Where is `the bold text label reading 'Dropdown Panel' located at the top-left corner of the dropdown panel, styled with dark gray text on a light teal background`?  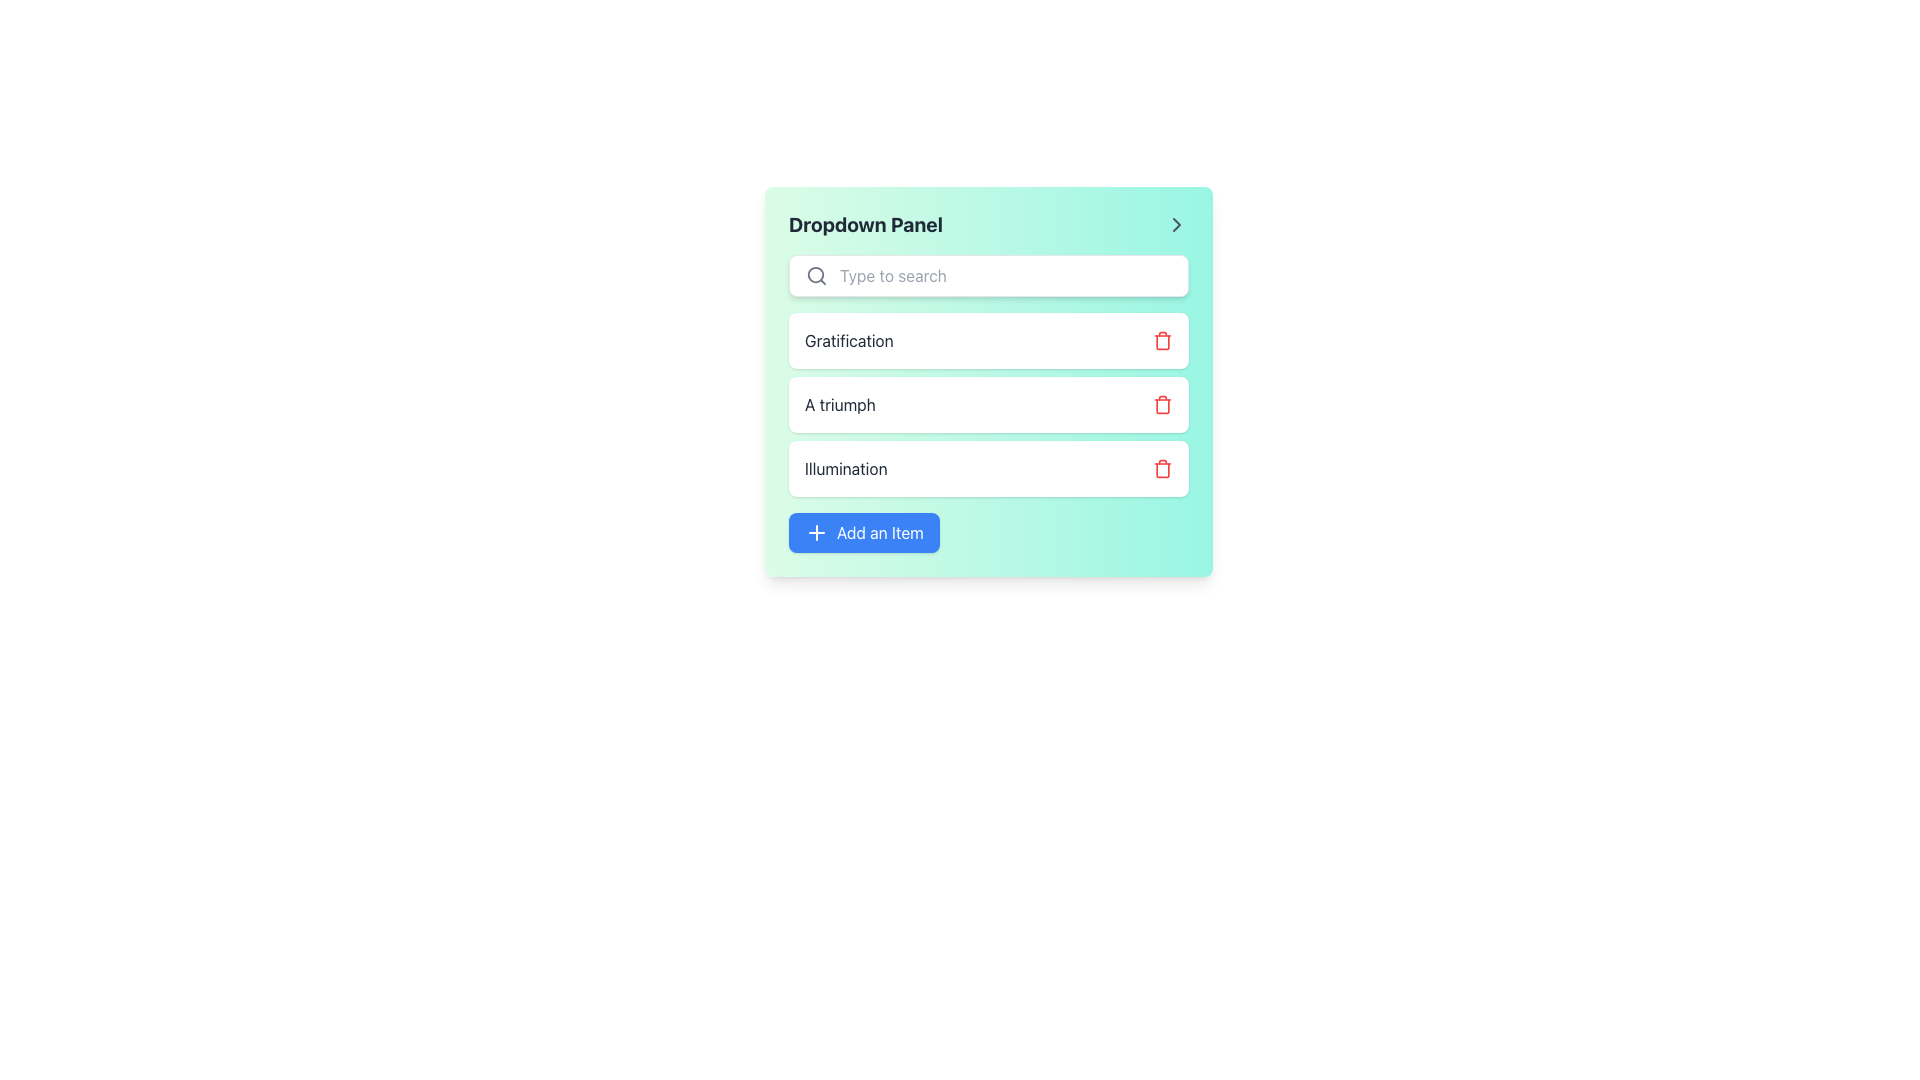 the bold text label reading 'Dropdown Panel' located at the top-left corner of the dropdown panel, styled with dark gray text on a light teal background is located at coordinates (865, 224).